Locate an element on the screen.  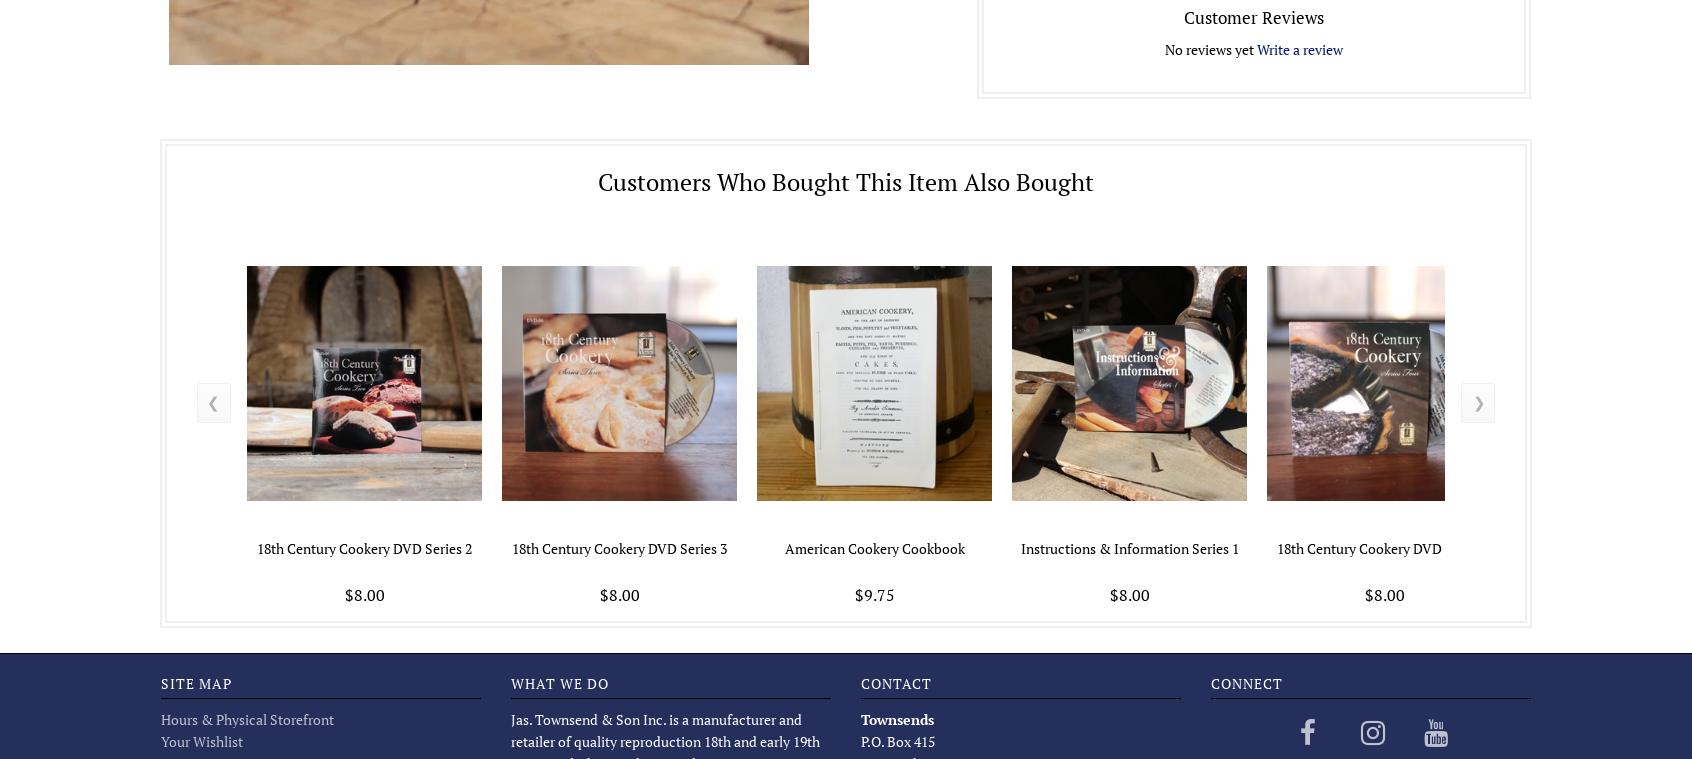
'American Cookery Cookbook' is located at coordinates (872, 546).